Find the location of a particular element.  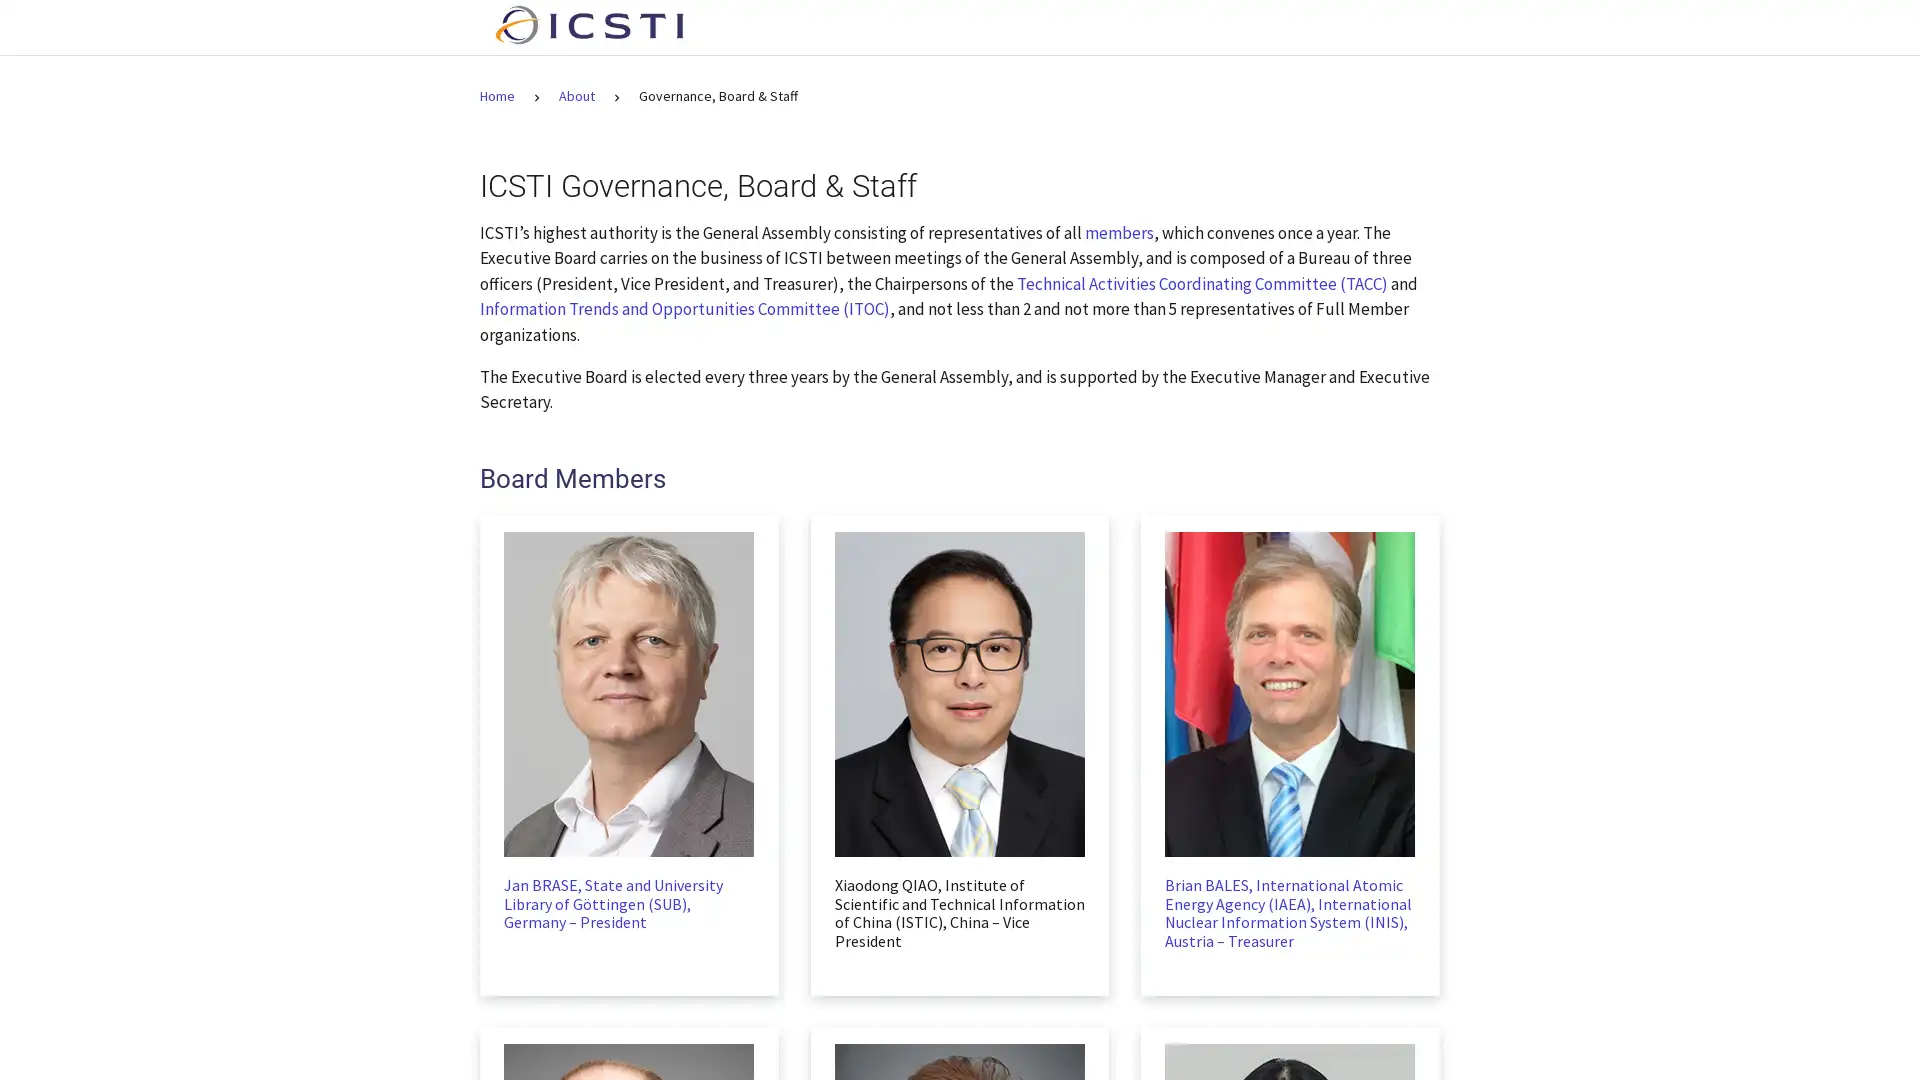

Programs & Resources is located at coordinates (1143, 27).